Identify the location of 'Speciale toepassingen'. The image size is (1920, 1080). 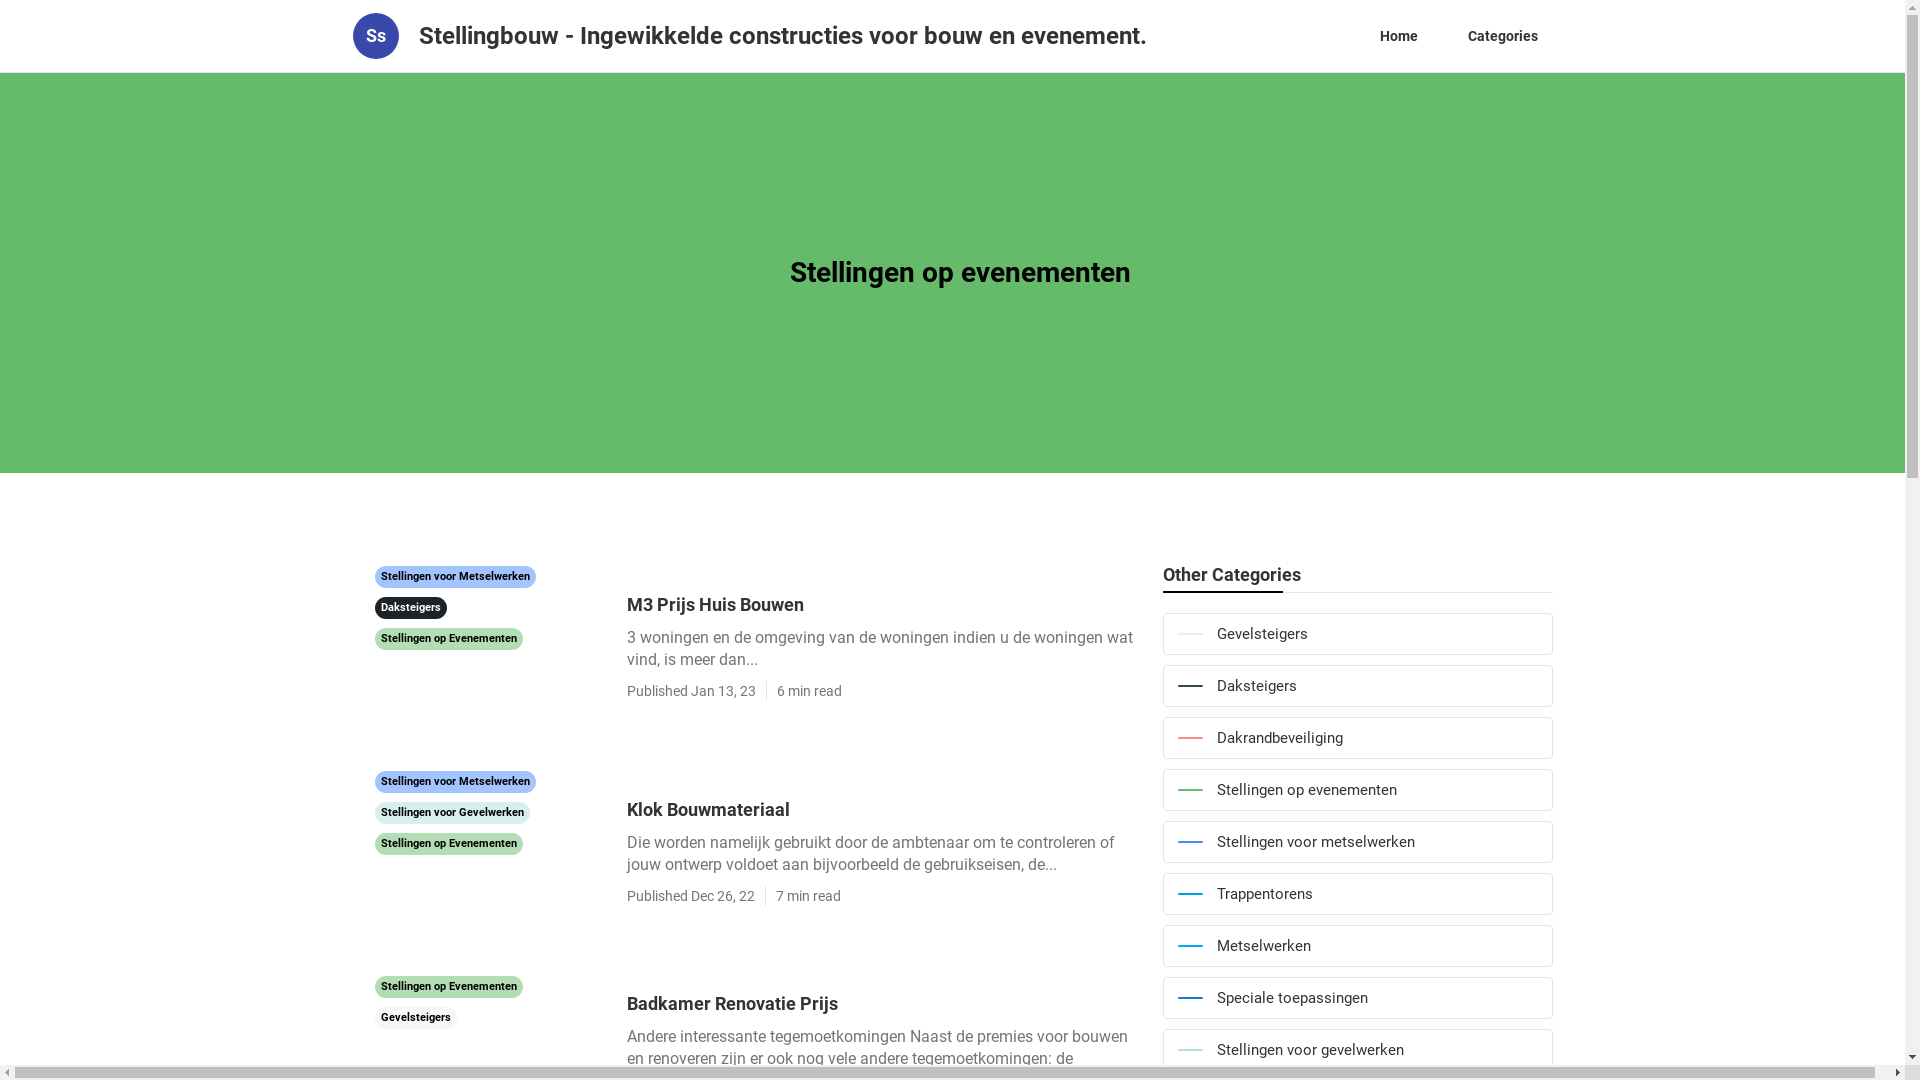
(1357, 998).